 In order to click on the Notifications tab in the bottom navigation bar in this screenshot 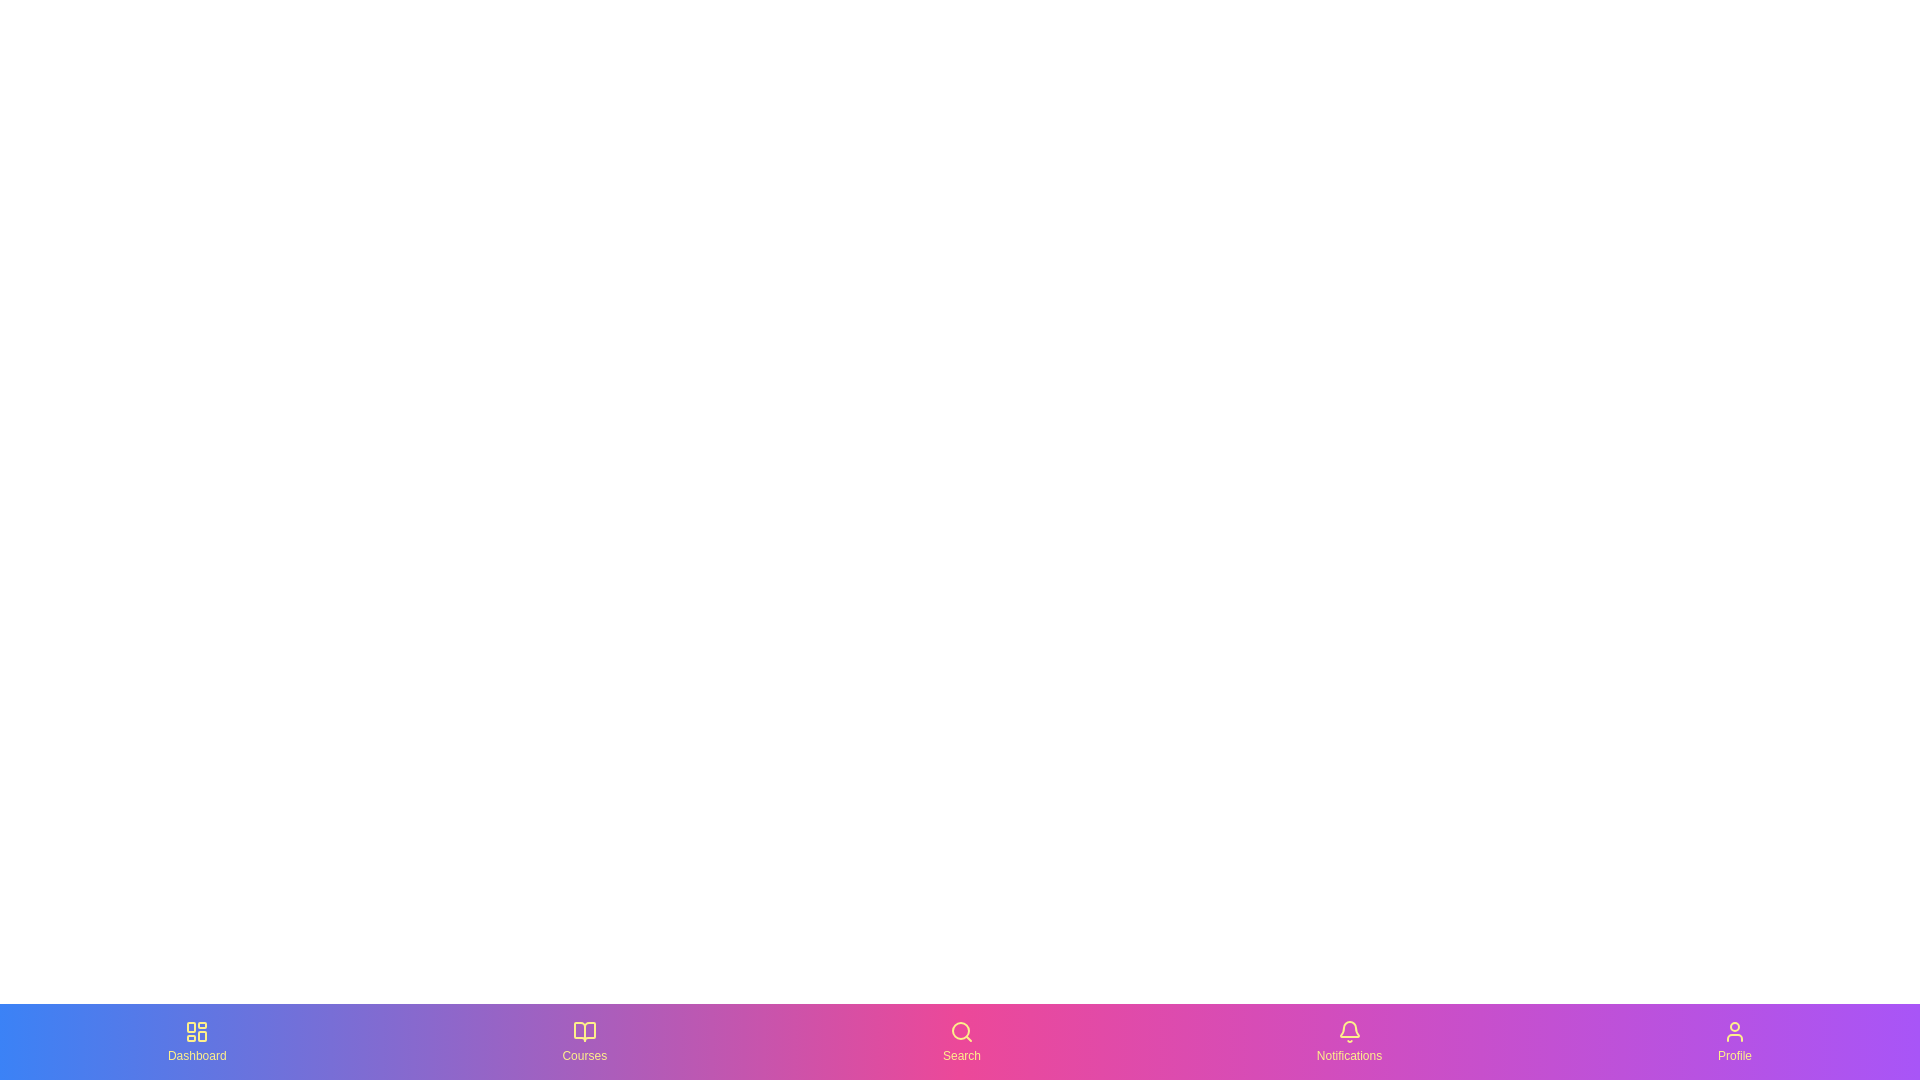, I will do `click(1349, 1040)`.